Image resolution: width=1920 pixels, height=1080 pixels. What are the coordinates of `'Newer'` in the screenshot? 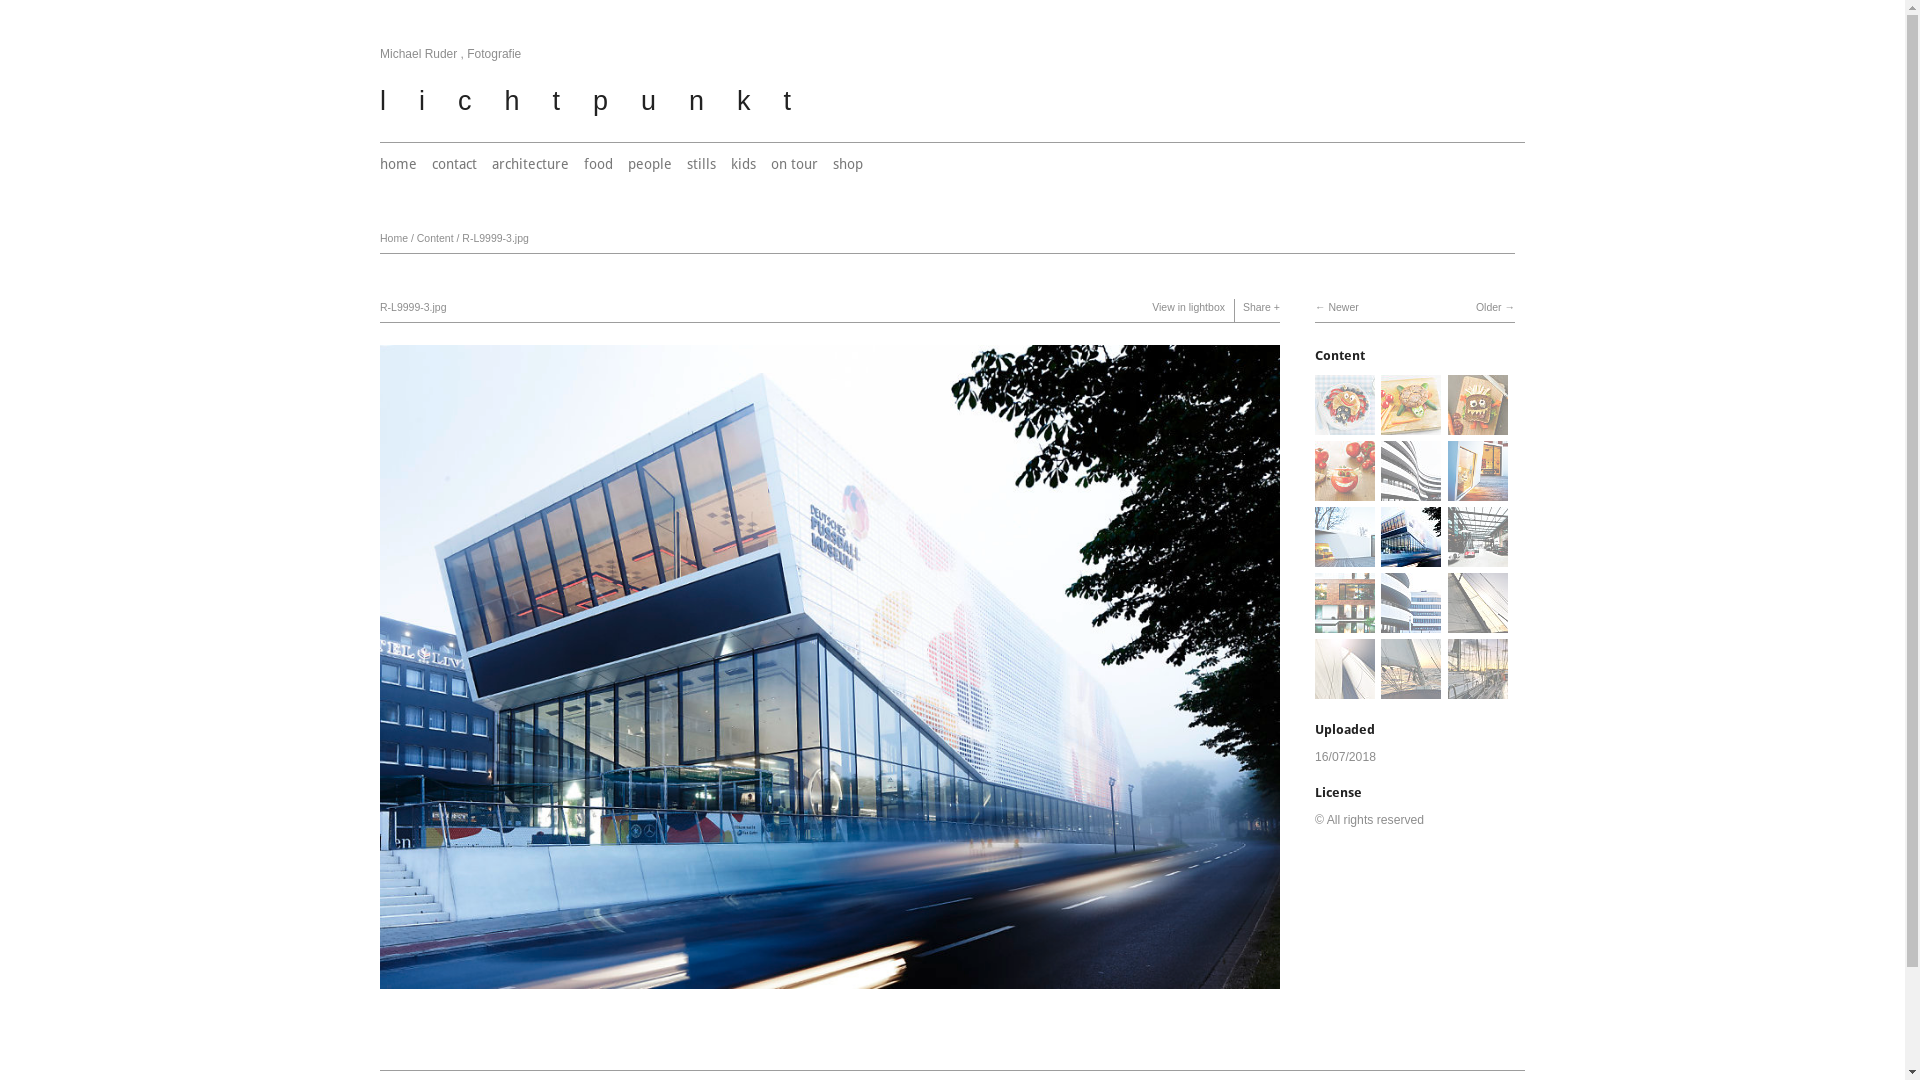 It's located at (1337, 307).